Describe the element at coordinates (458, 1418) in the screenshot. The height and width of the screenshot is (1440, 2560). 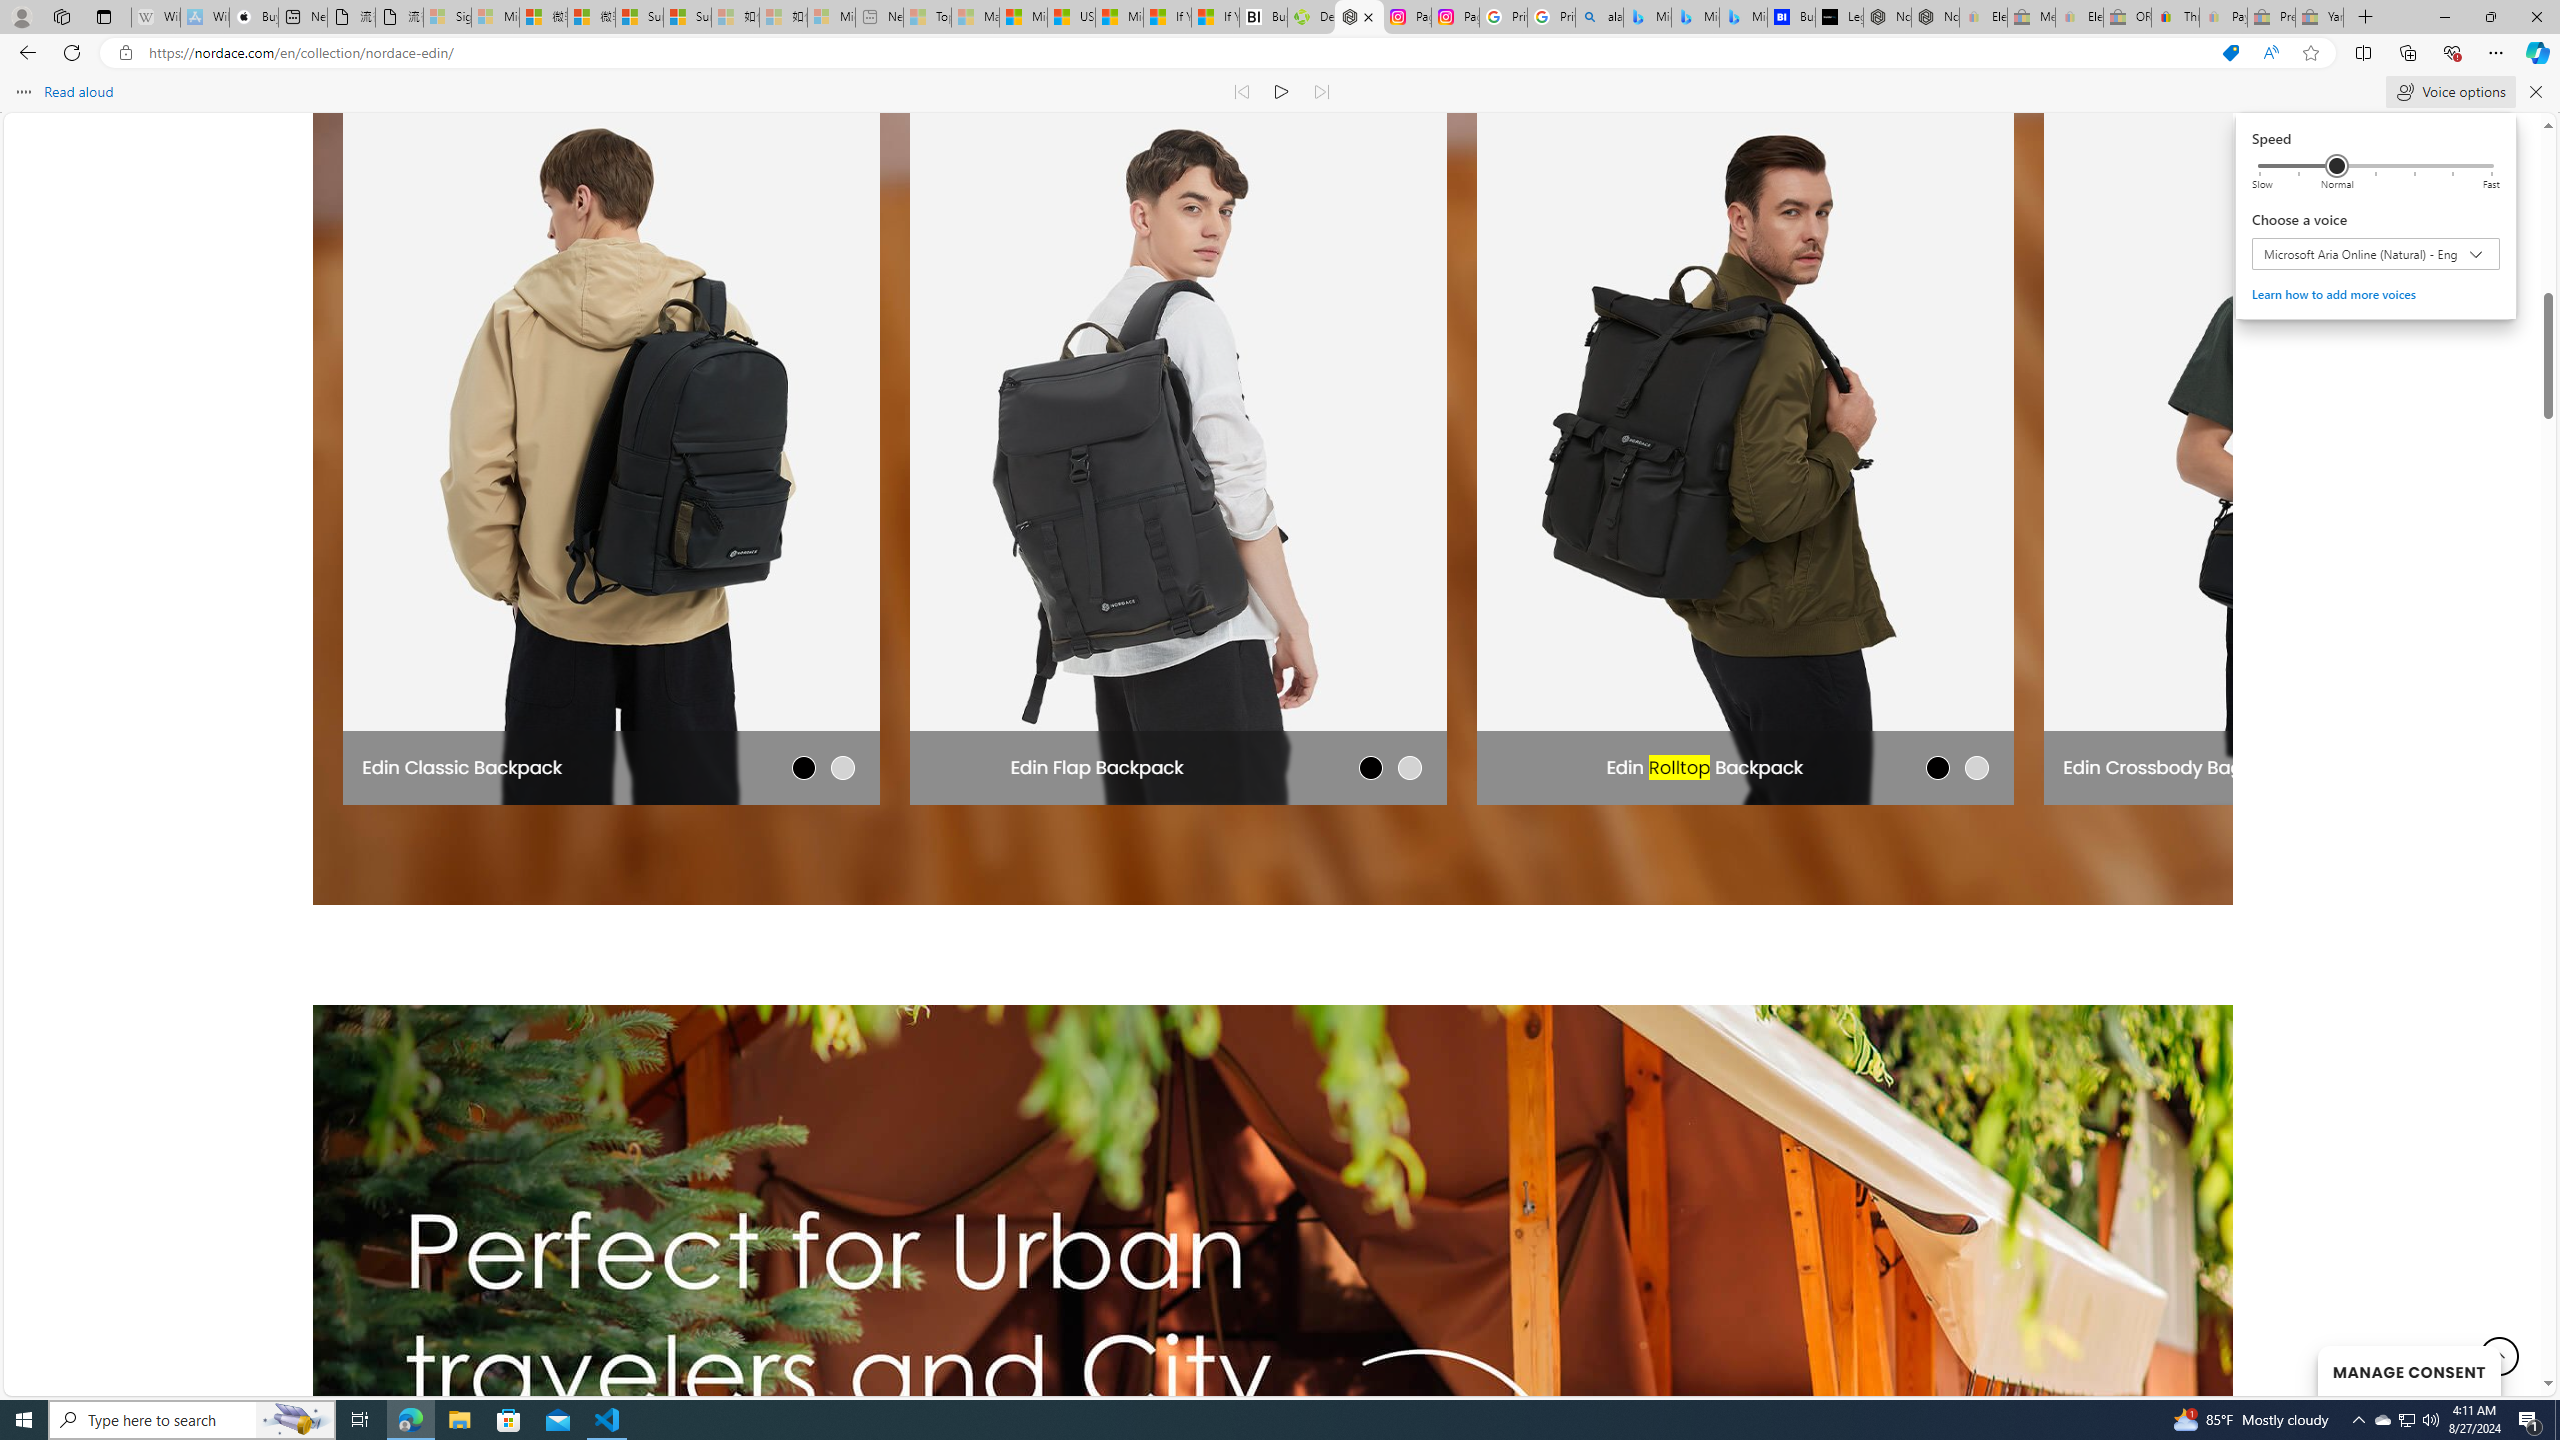
I see `'File Explorer'` at that location.